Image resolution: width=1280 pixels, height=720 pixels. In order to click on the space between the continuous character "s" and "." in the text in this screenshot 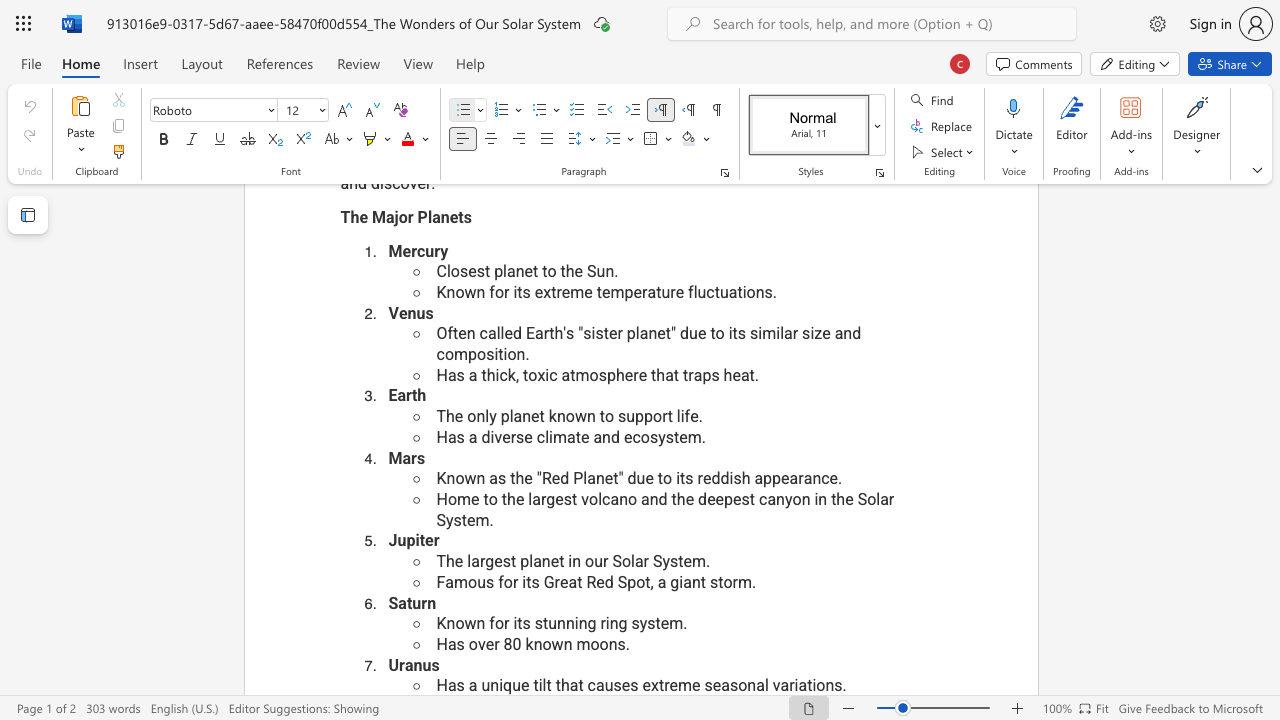, I will do `click(841, 684)`.